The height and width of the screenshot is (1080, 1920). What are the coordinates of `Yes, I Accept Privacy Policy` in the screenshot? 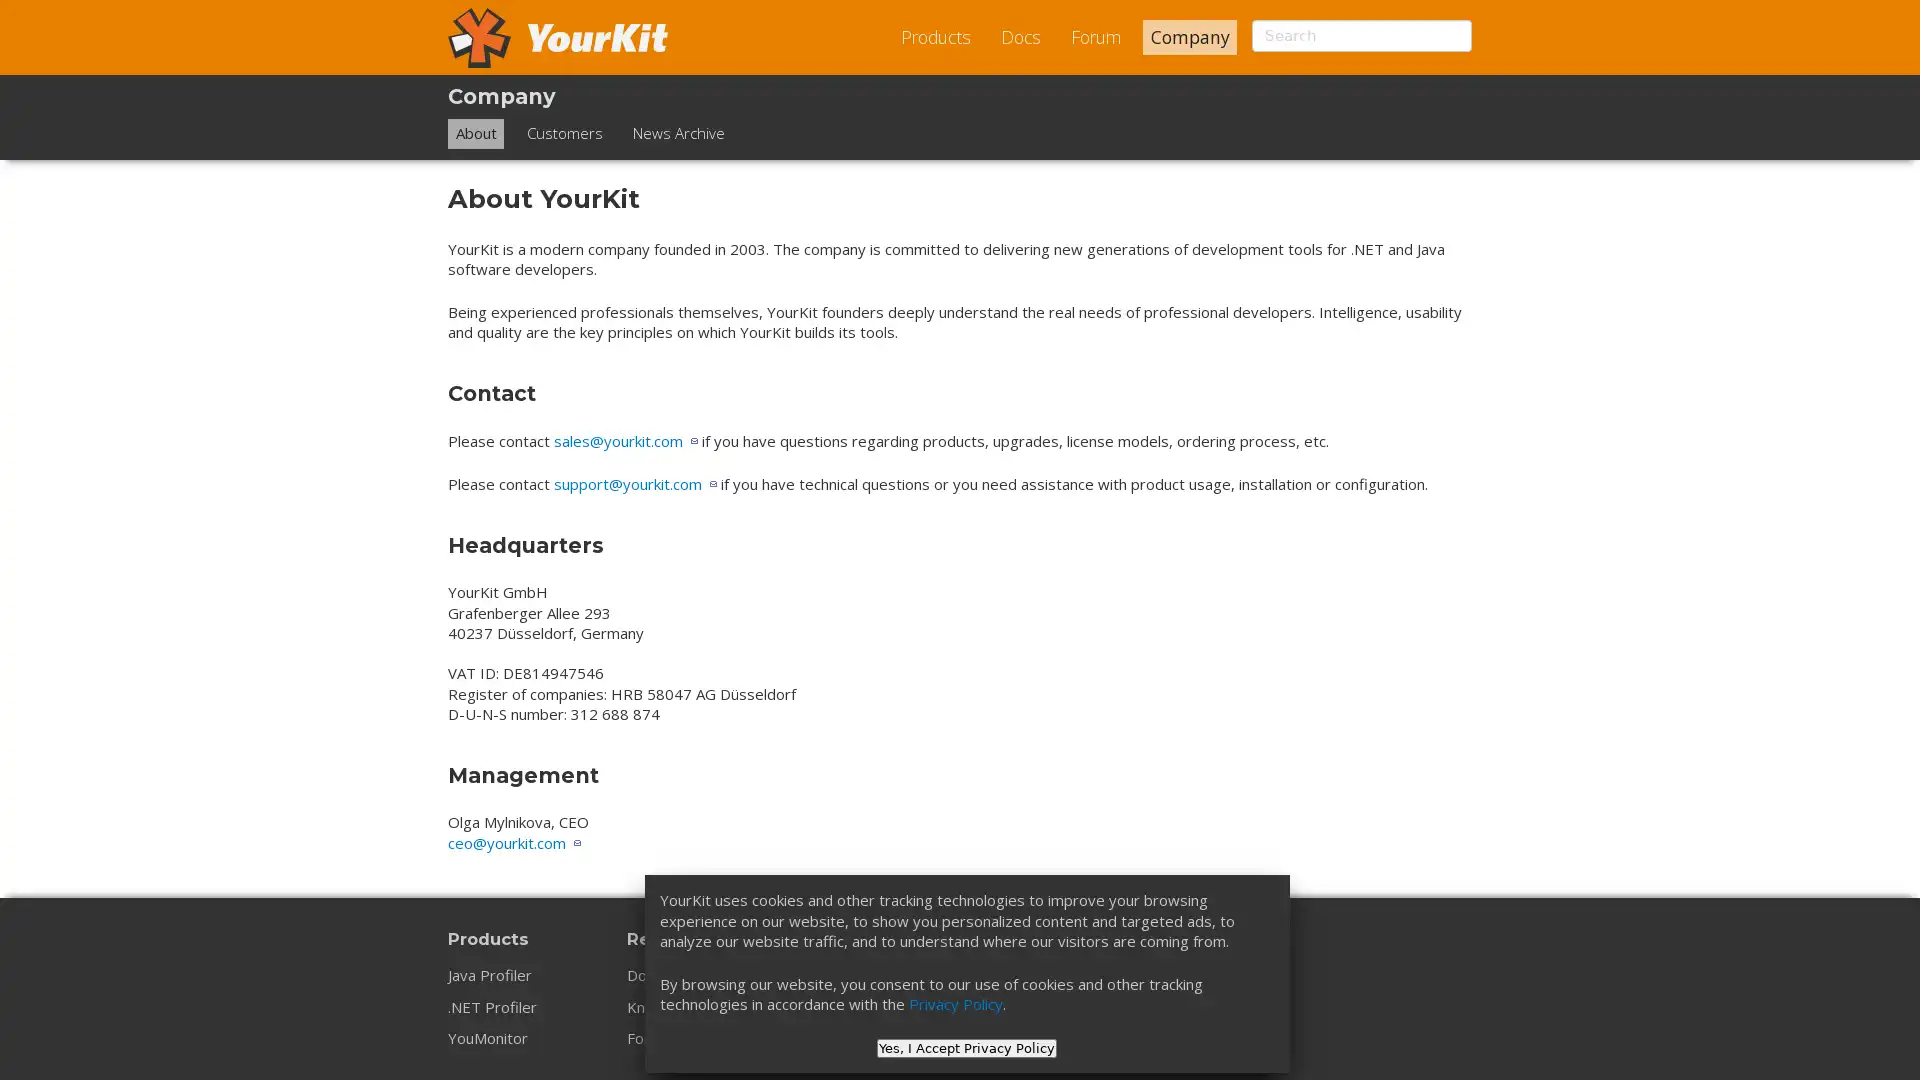 It's located at (966, 1046).